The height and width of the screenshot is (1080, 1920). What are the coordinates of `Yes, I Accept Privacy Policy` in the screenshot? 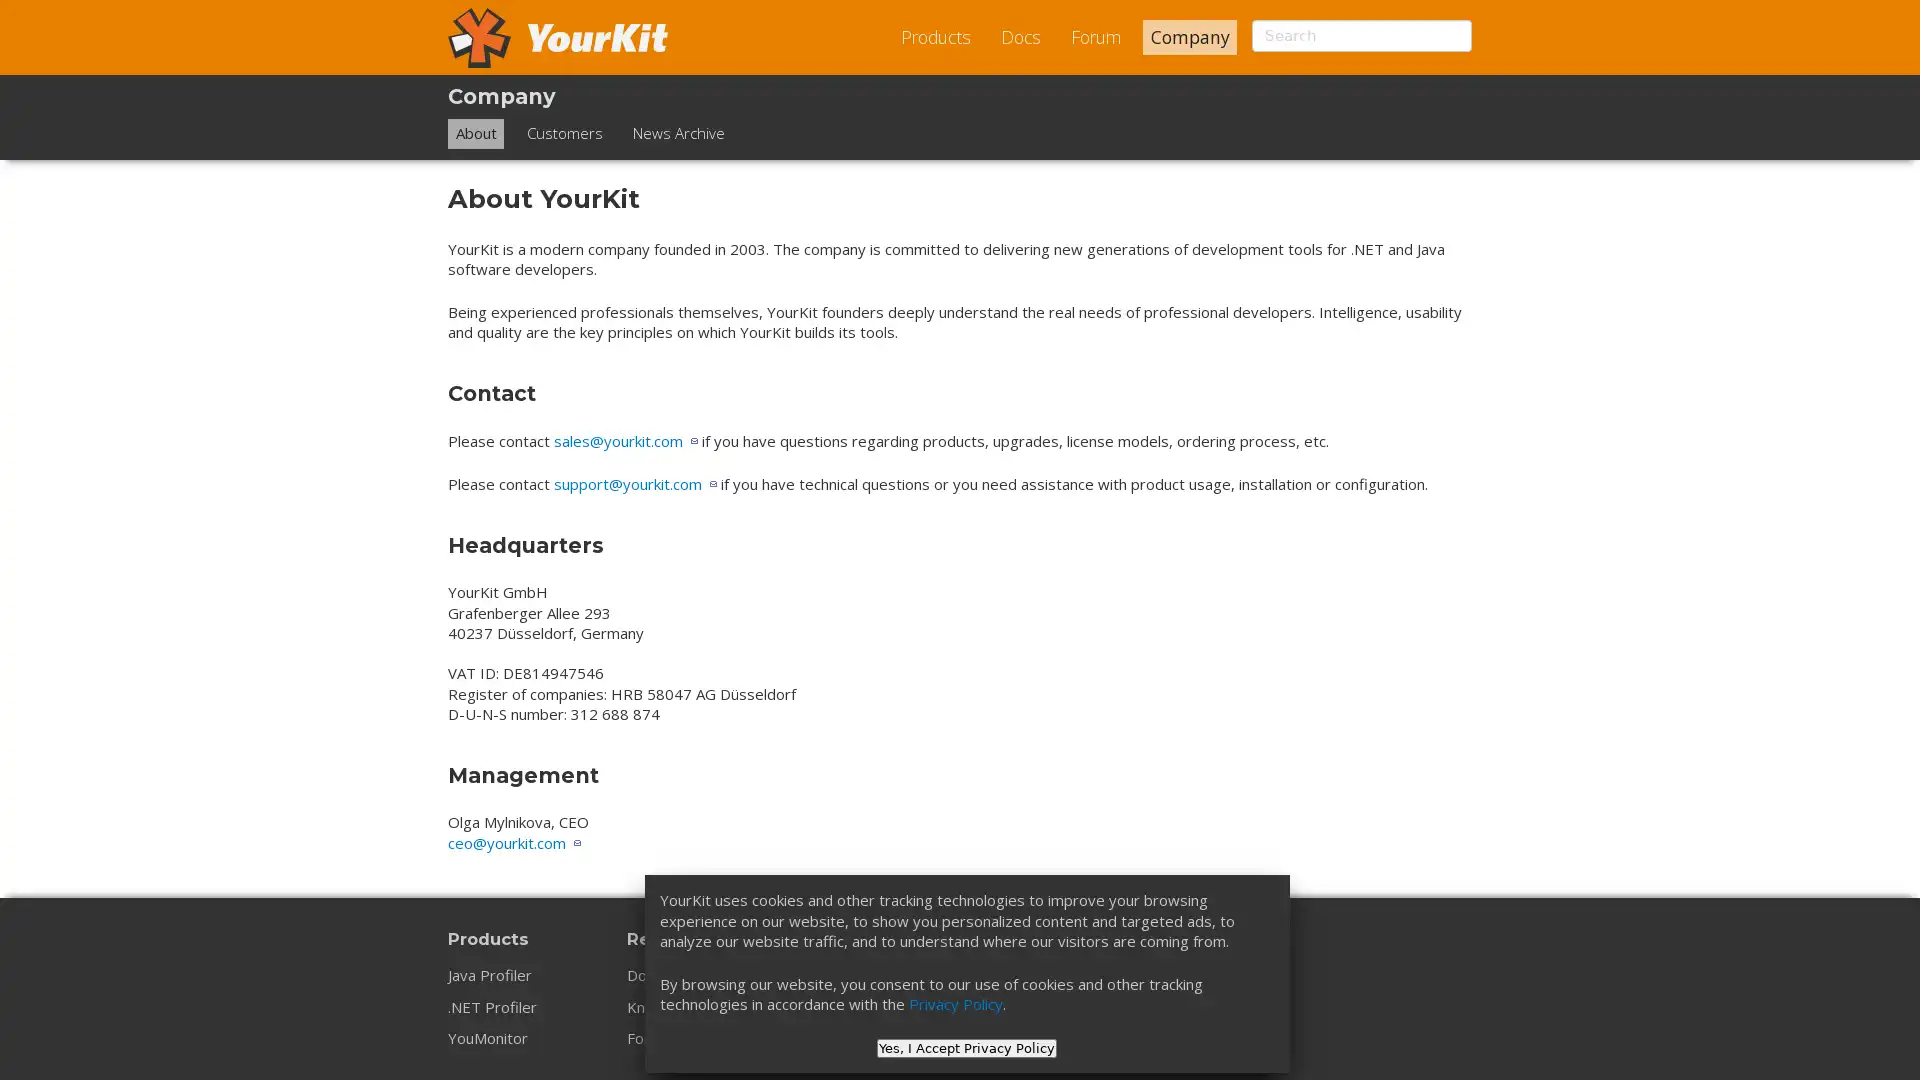 It's located at (966, 1046).